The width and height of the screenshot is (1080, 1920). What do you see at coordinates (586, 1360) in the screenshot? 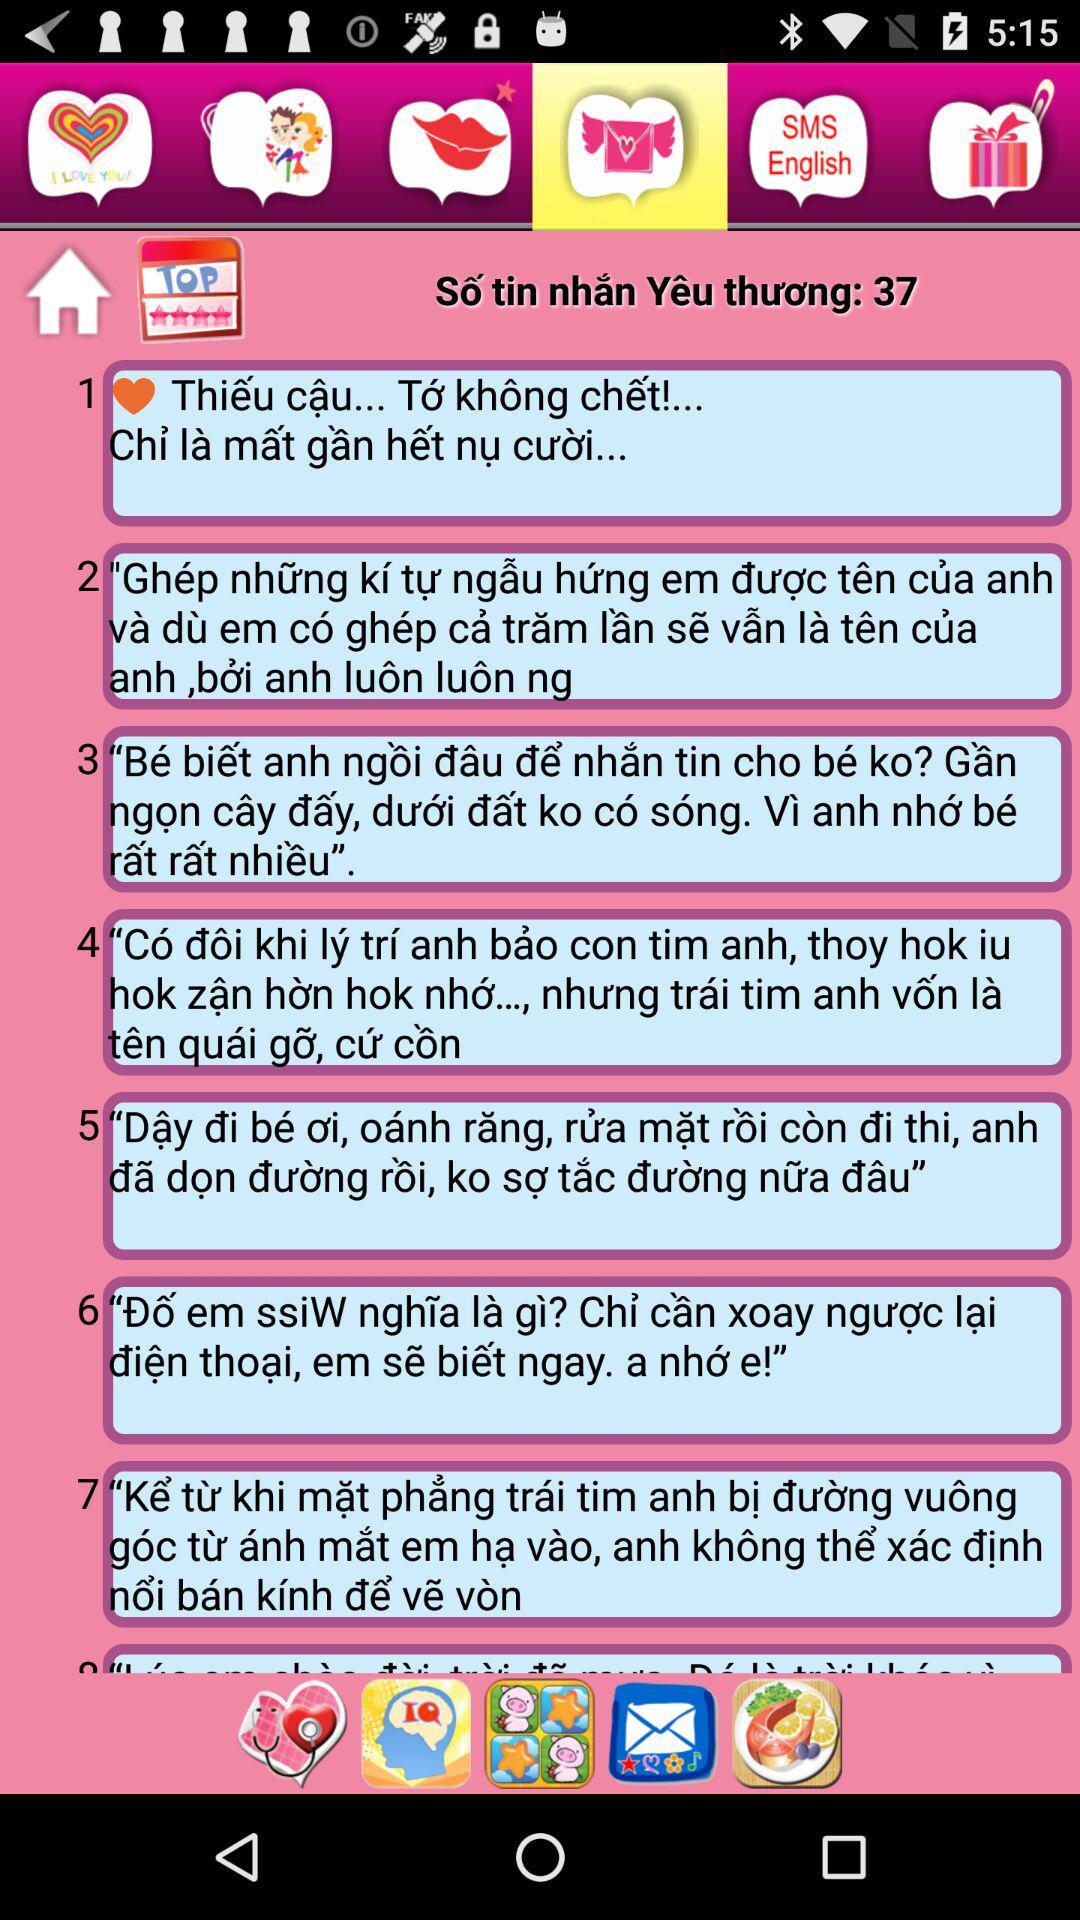
I see `the item to the right of the 6 icon` at bounding box center [586, 1360].